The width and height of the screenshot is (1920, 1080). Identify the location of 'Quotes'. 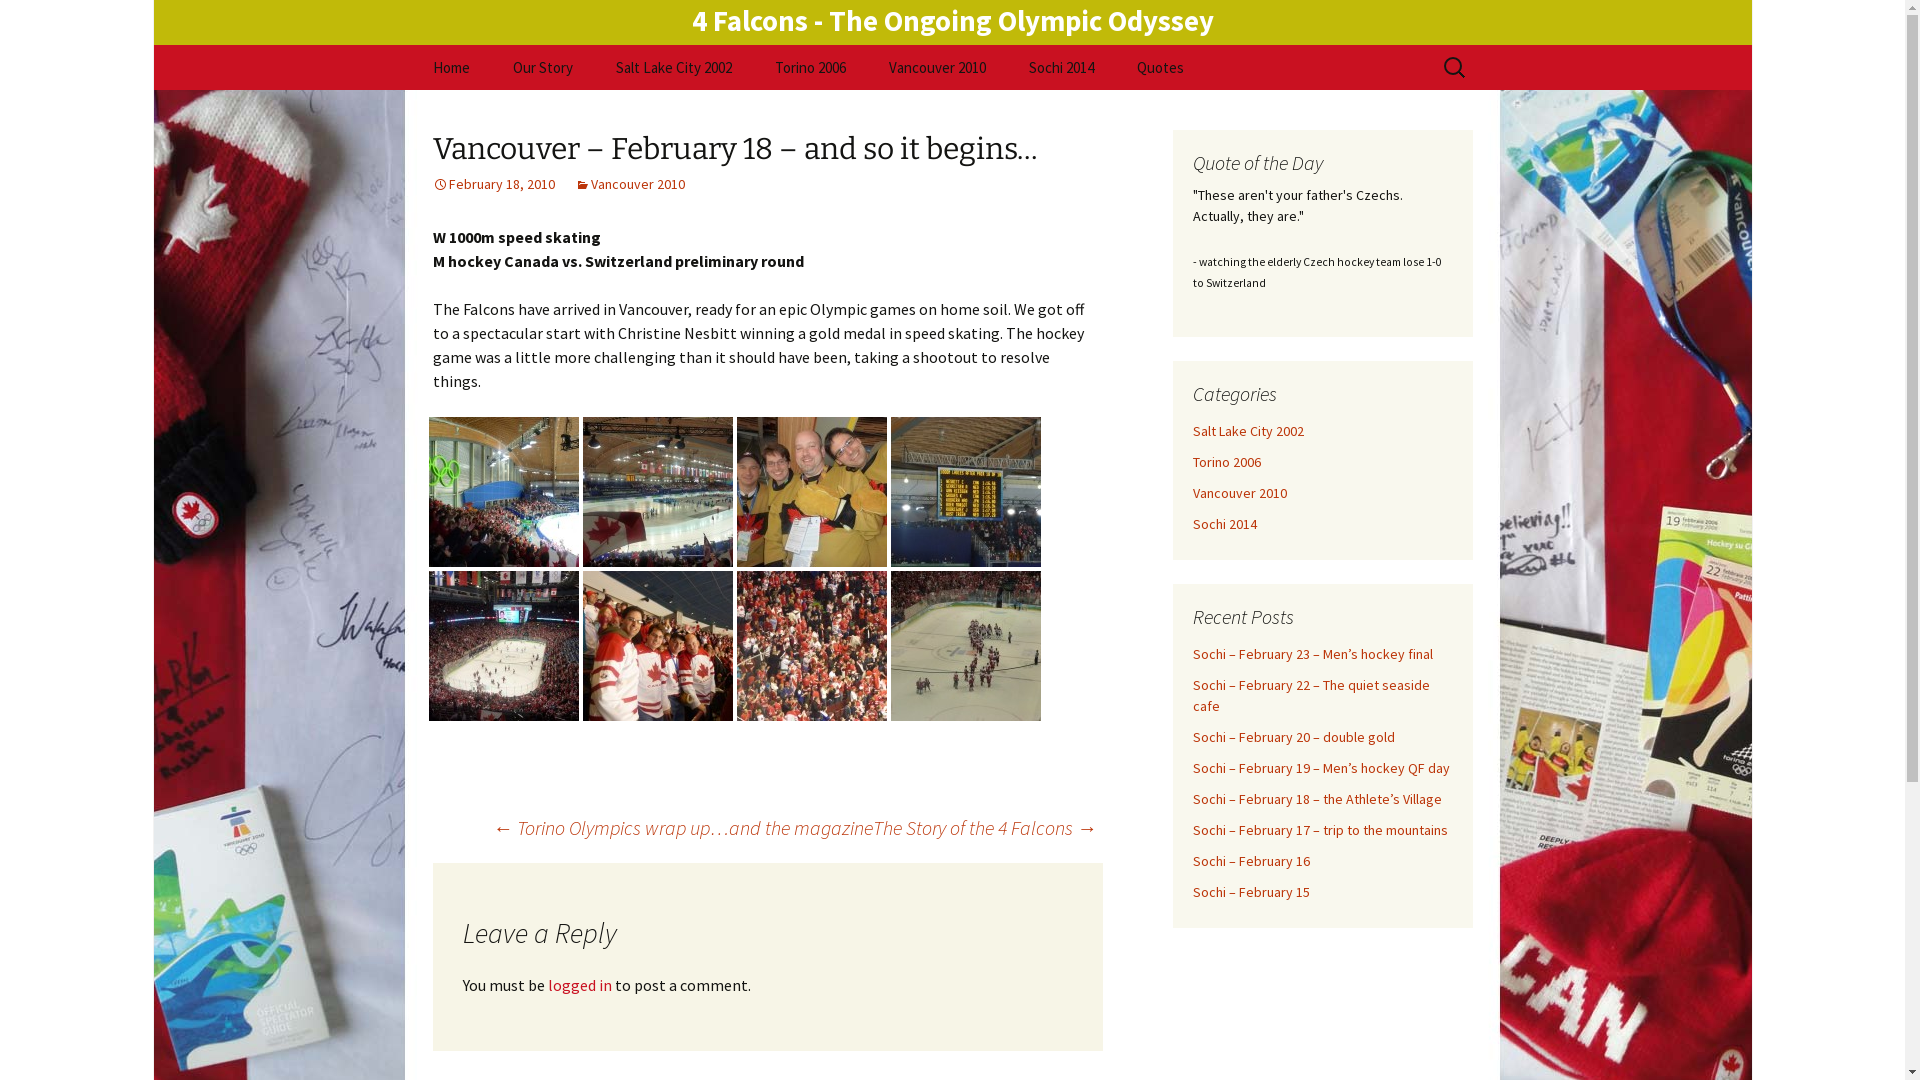
(1115, 66).